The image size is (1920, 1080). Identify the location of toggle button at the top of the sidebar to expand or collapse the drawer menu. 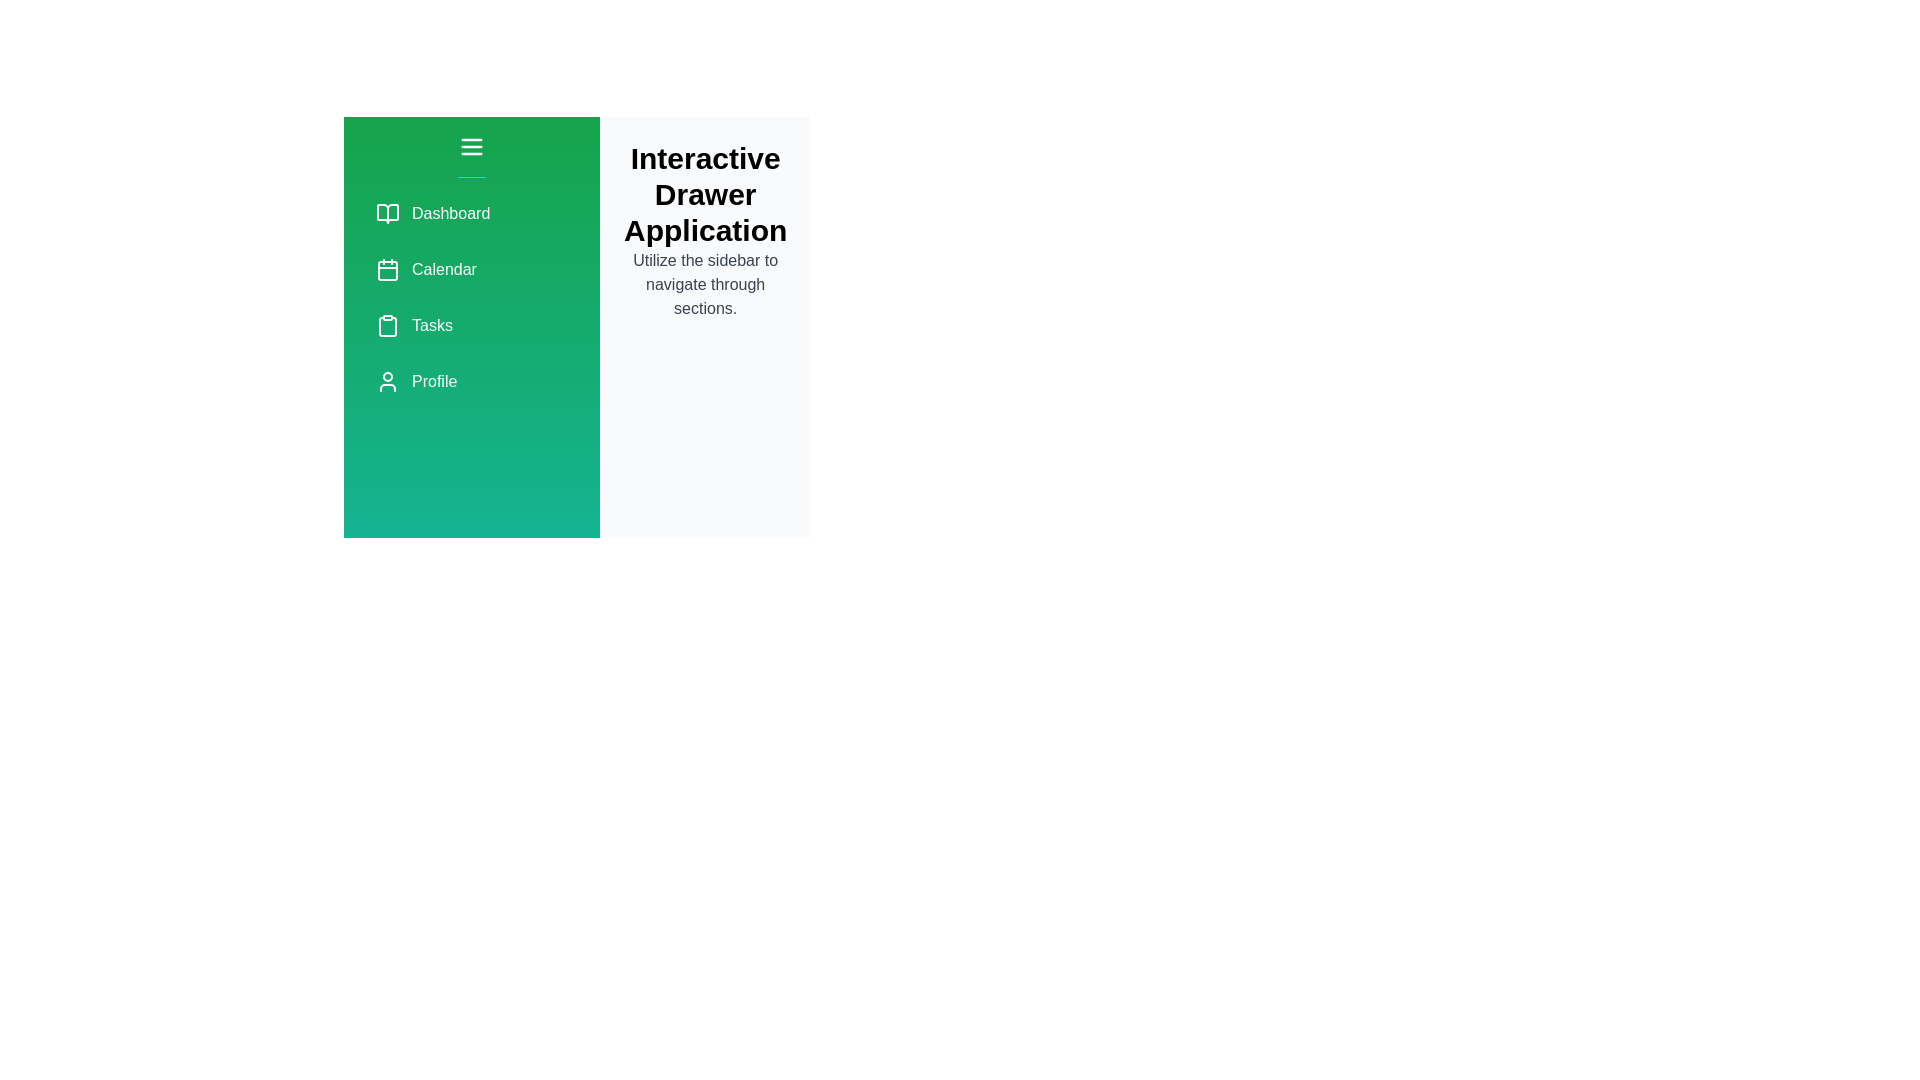
(470, 146).